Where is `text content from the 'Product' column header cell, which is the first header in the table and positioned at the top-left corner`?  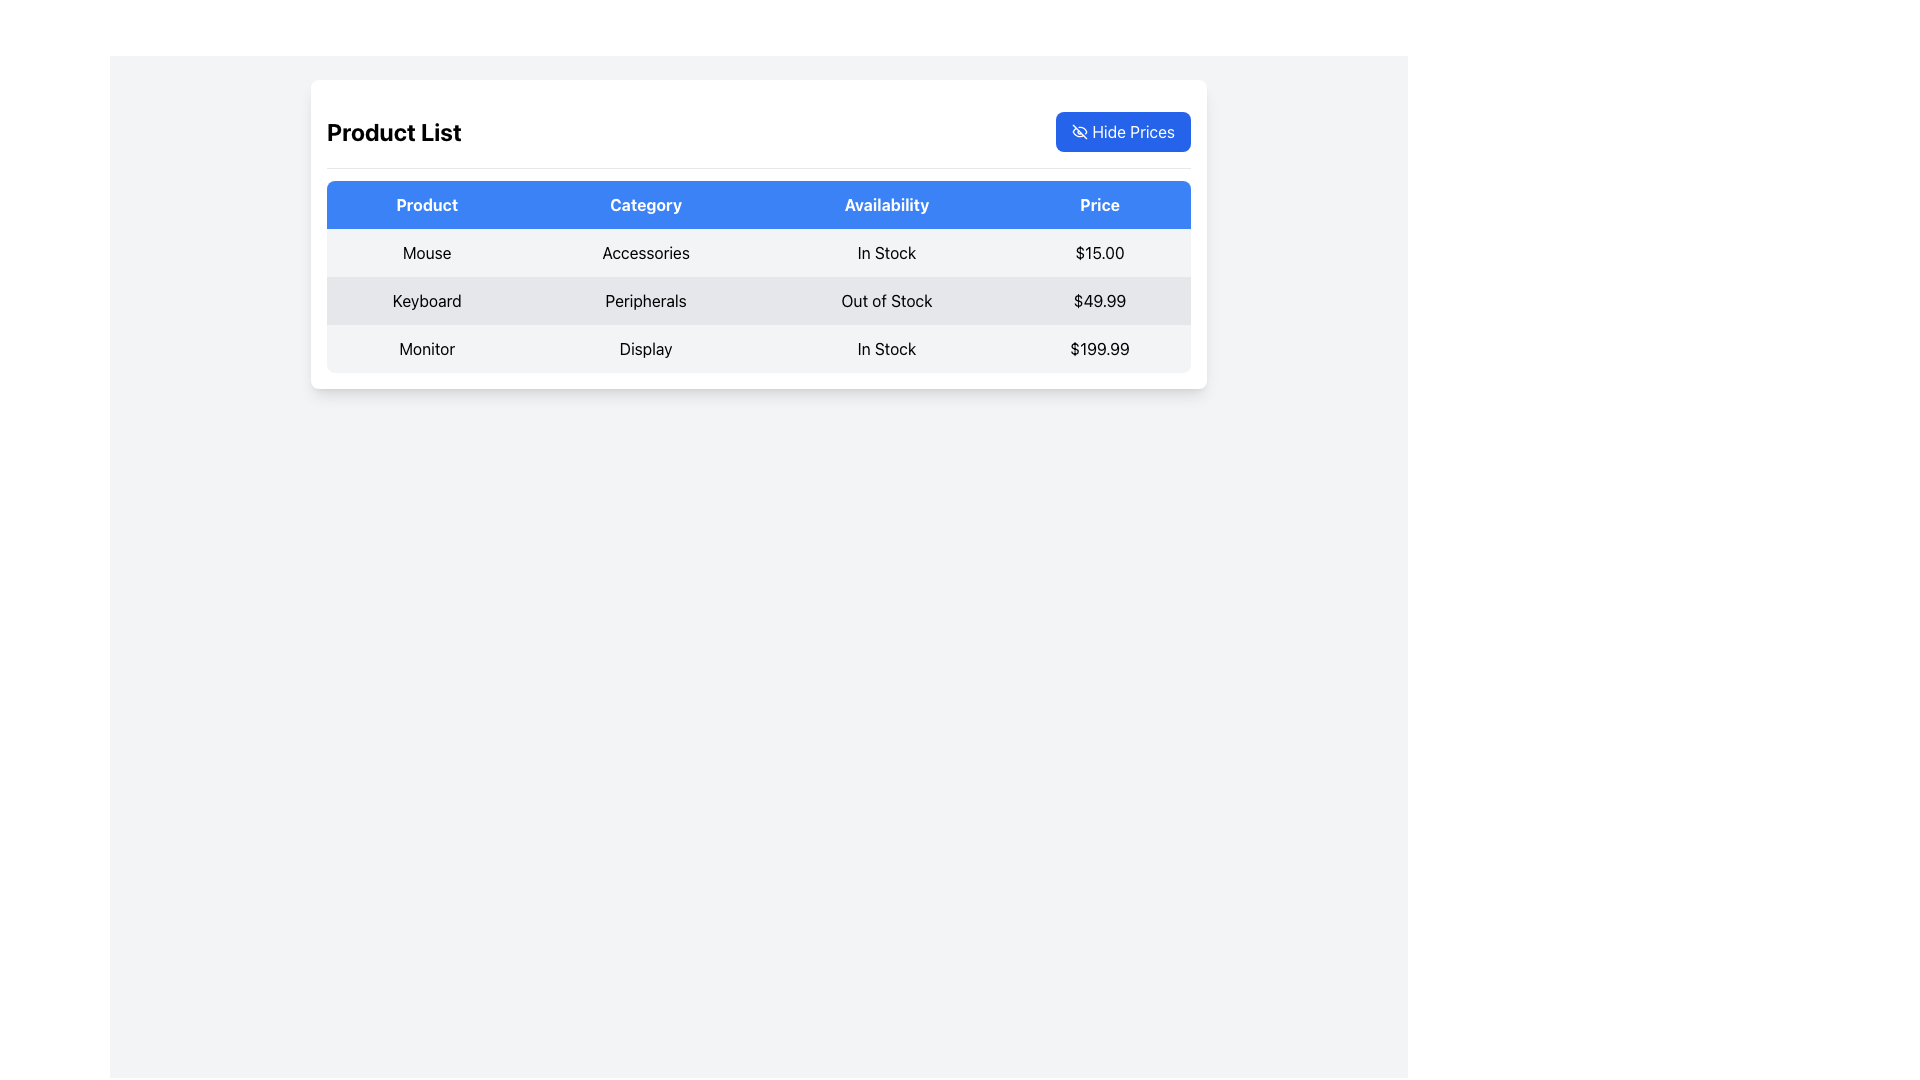 text content from the 'Product' column header cell, which is the first header in the table and positioned at the top-left corner is located at coordinates (426, 204).